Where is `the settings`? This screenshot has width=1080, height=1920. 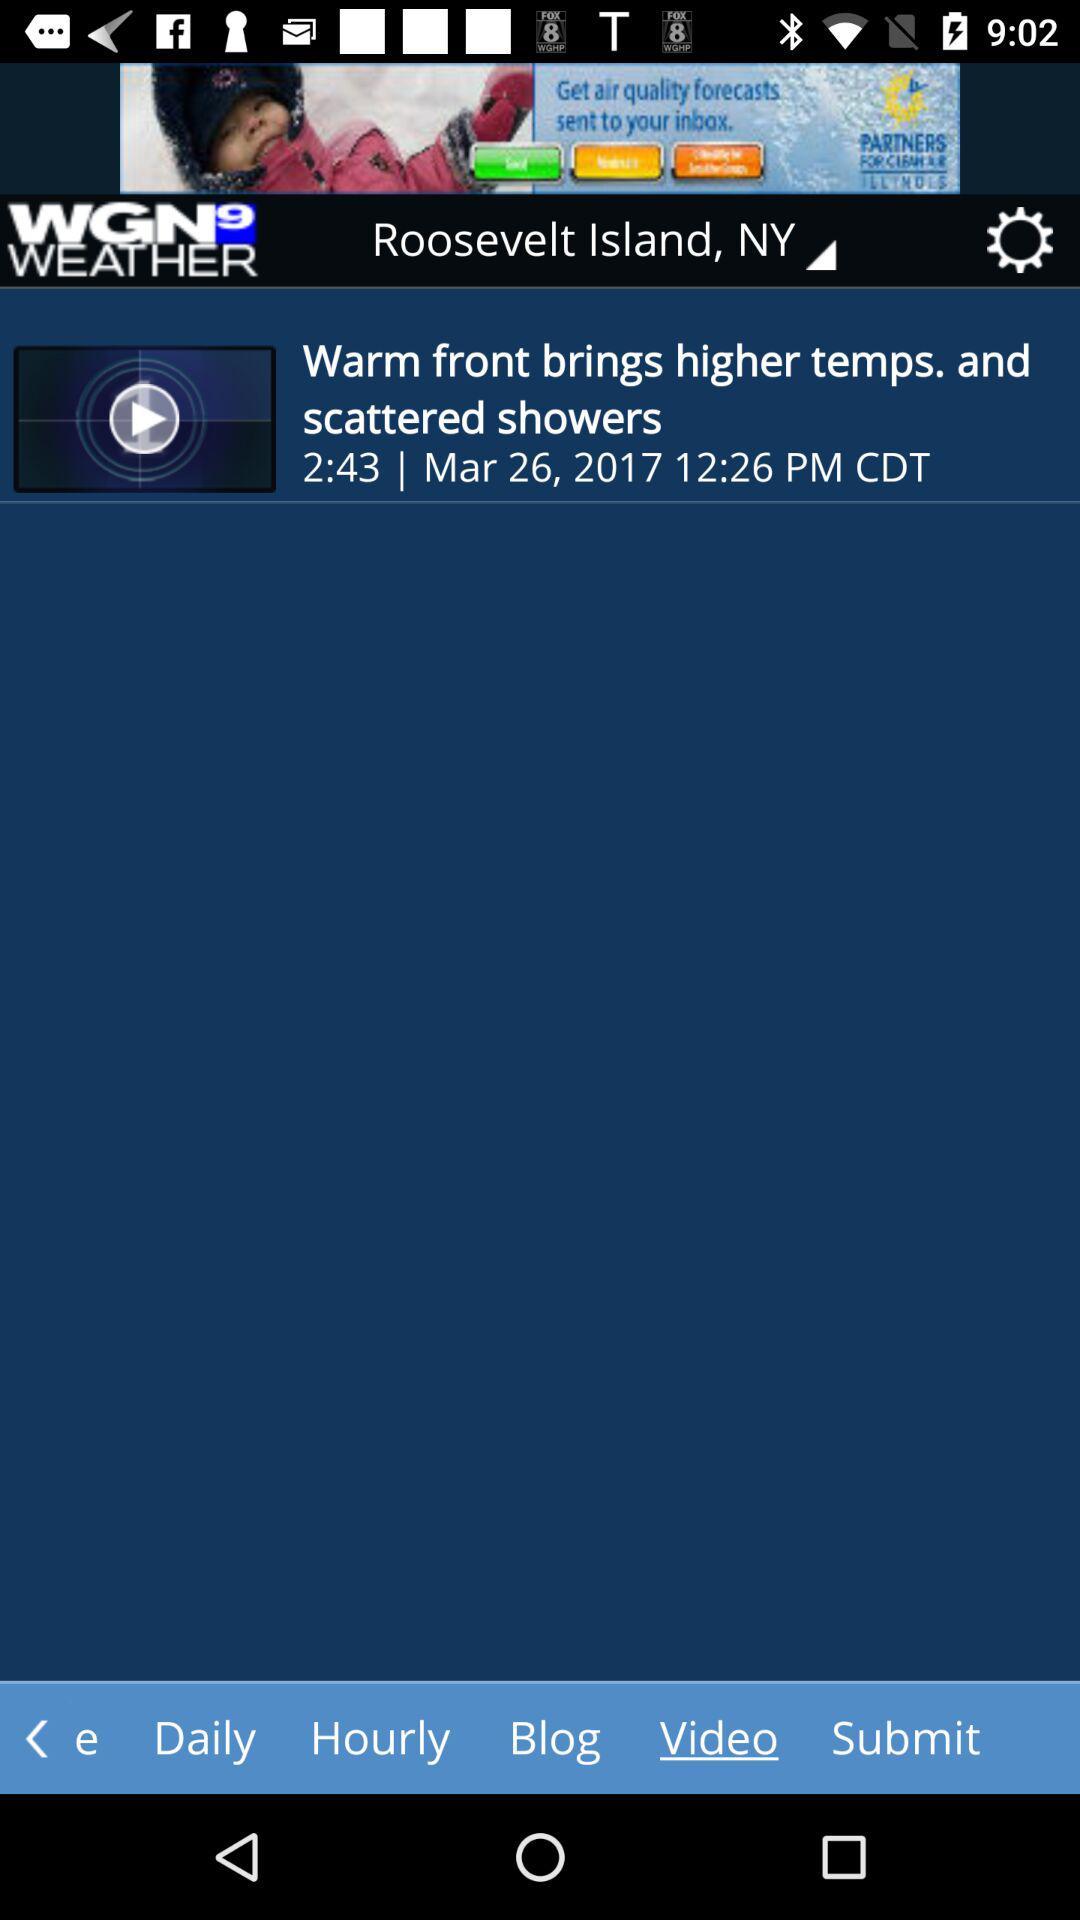
the settings is located at coordinates (1026, 240).